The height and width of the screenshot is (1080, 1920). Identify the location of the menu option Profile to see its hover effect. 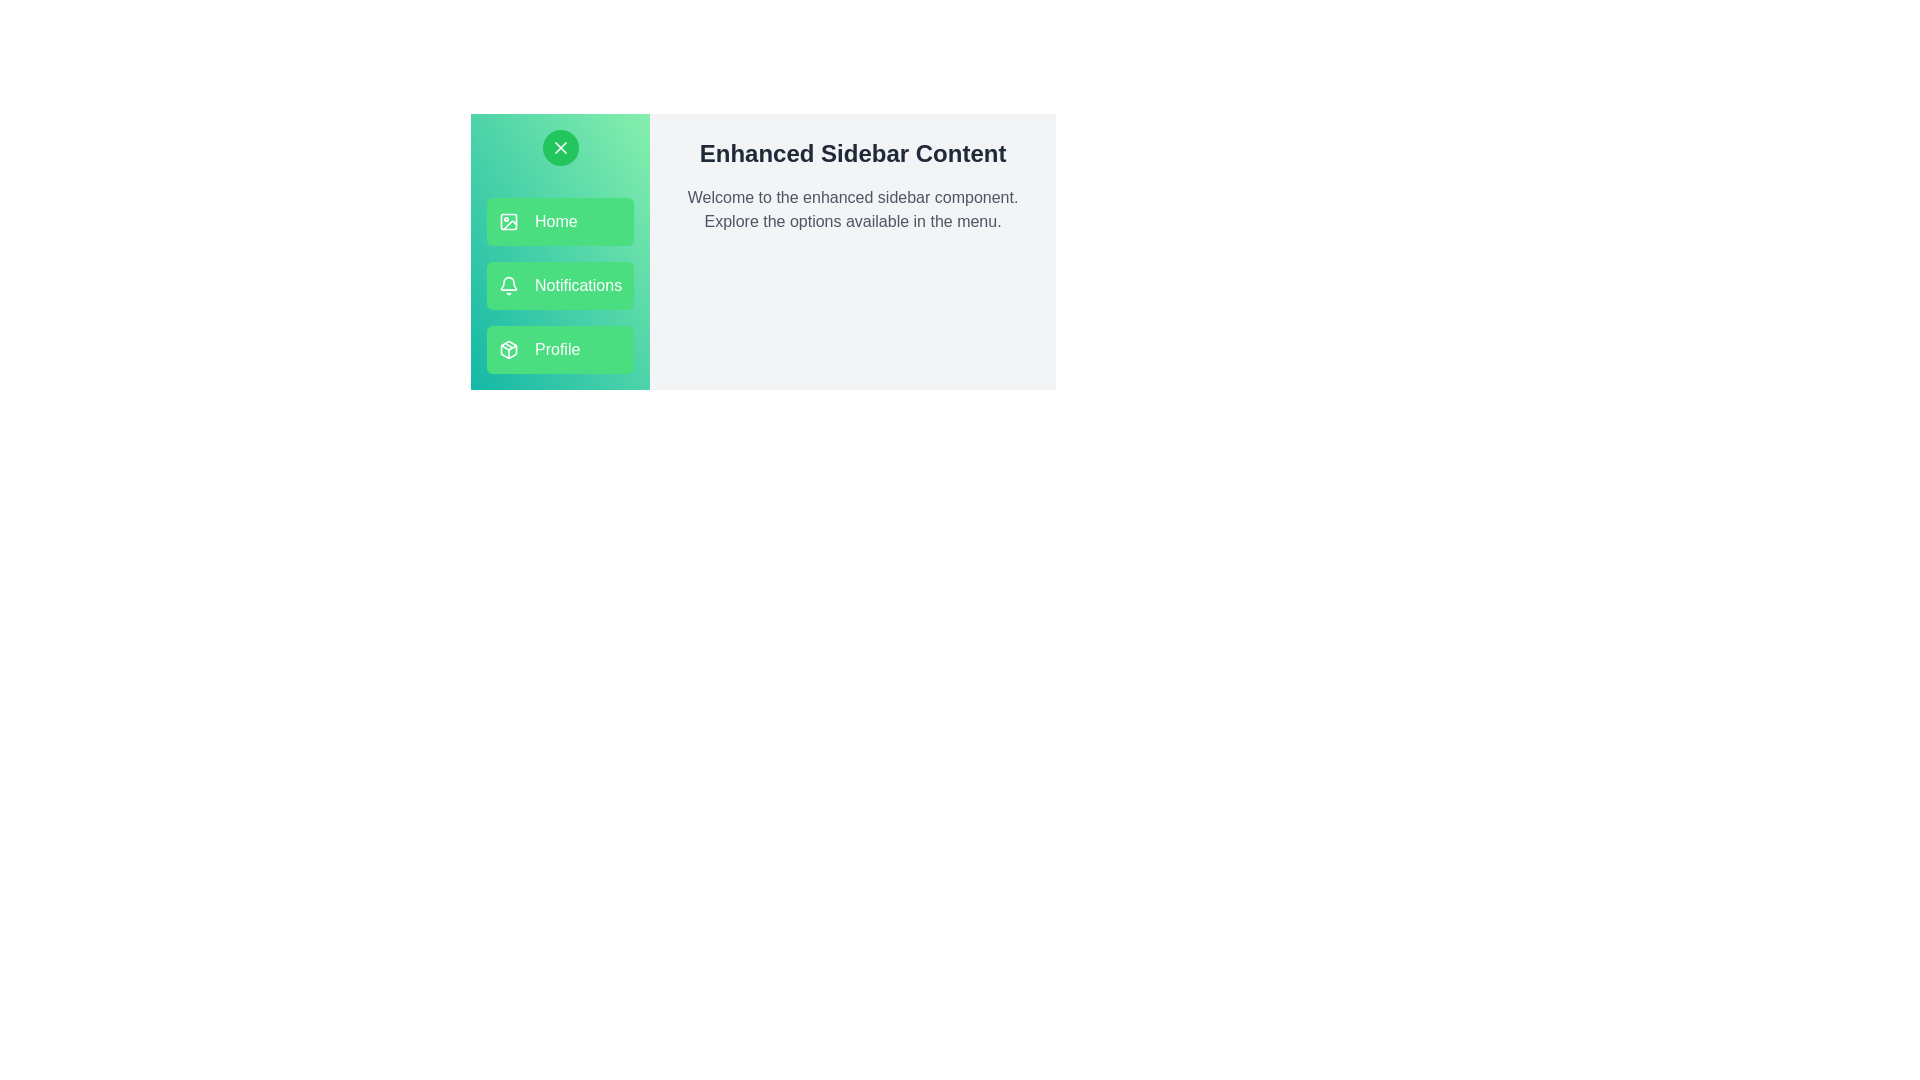
(560, 349).